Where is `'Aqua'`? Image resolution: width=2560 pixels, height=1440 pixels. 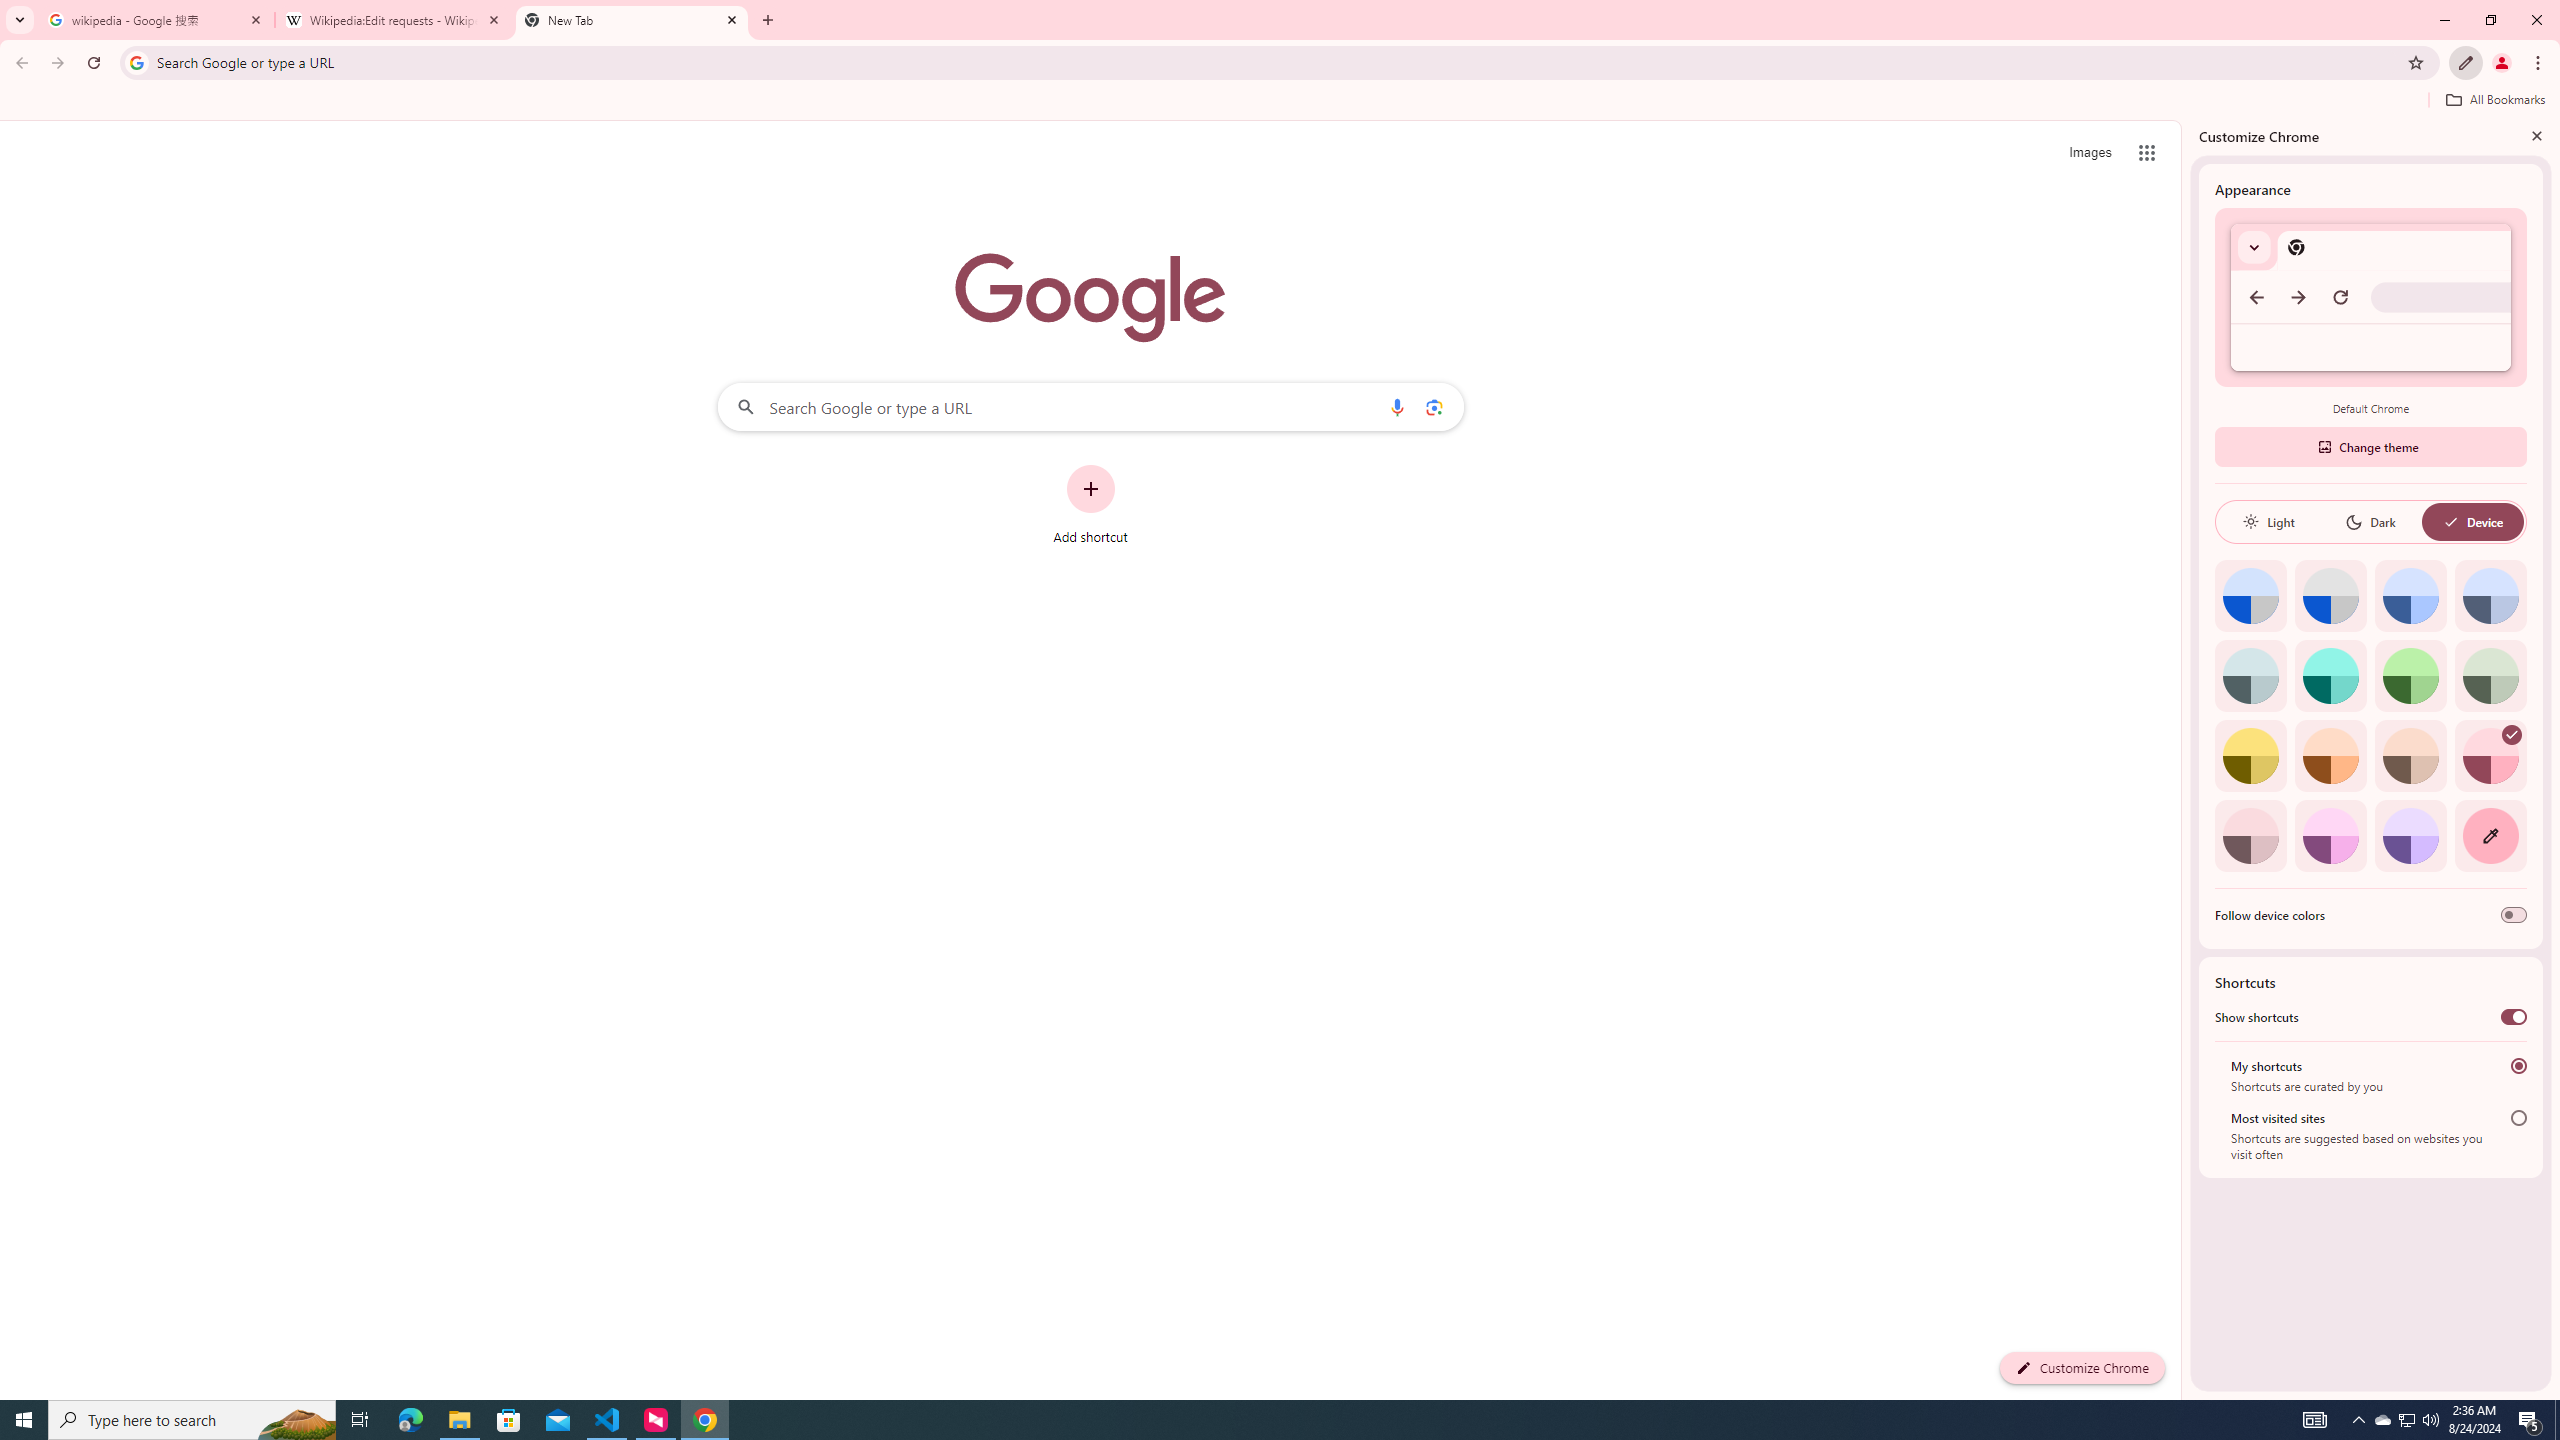
'Aqua' is located at coordinates (2329, 674).